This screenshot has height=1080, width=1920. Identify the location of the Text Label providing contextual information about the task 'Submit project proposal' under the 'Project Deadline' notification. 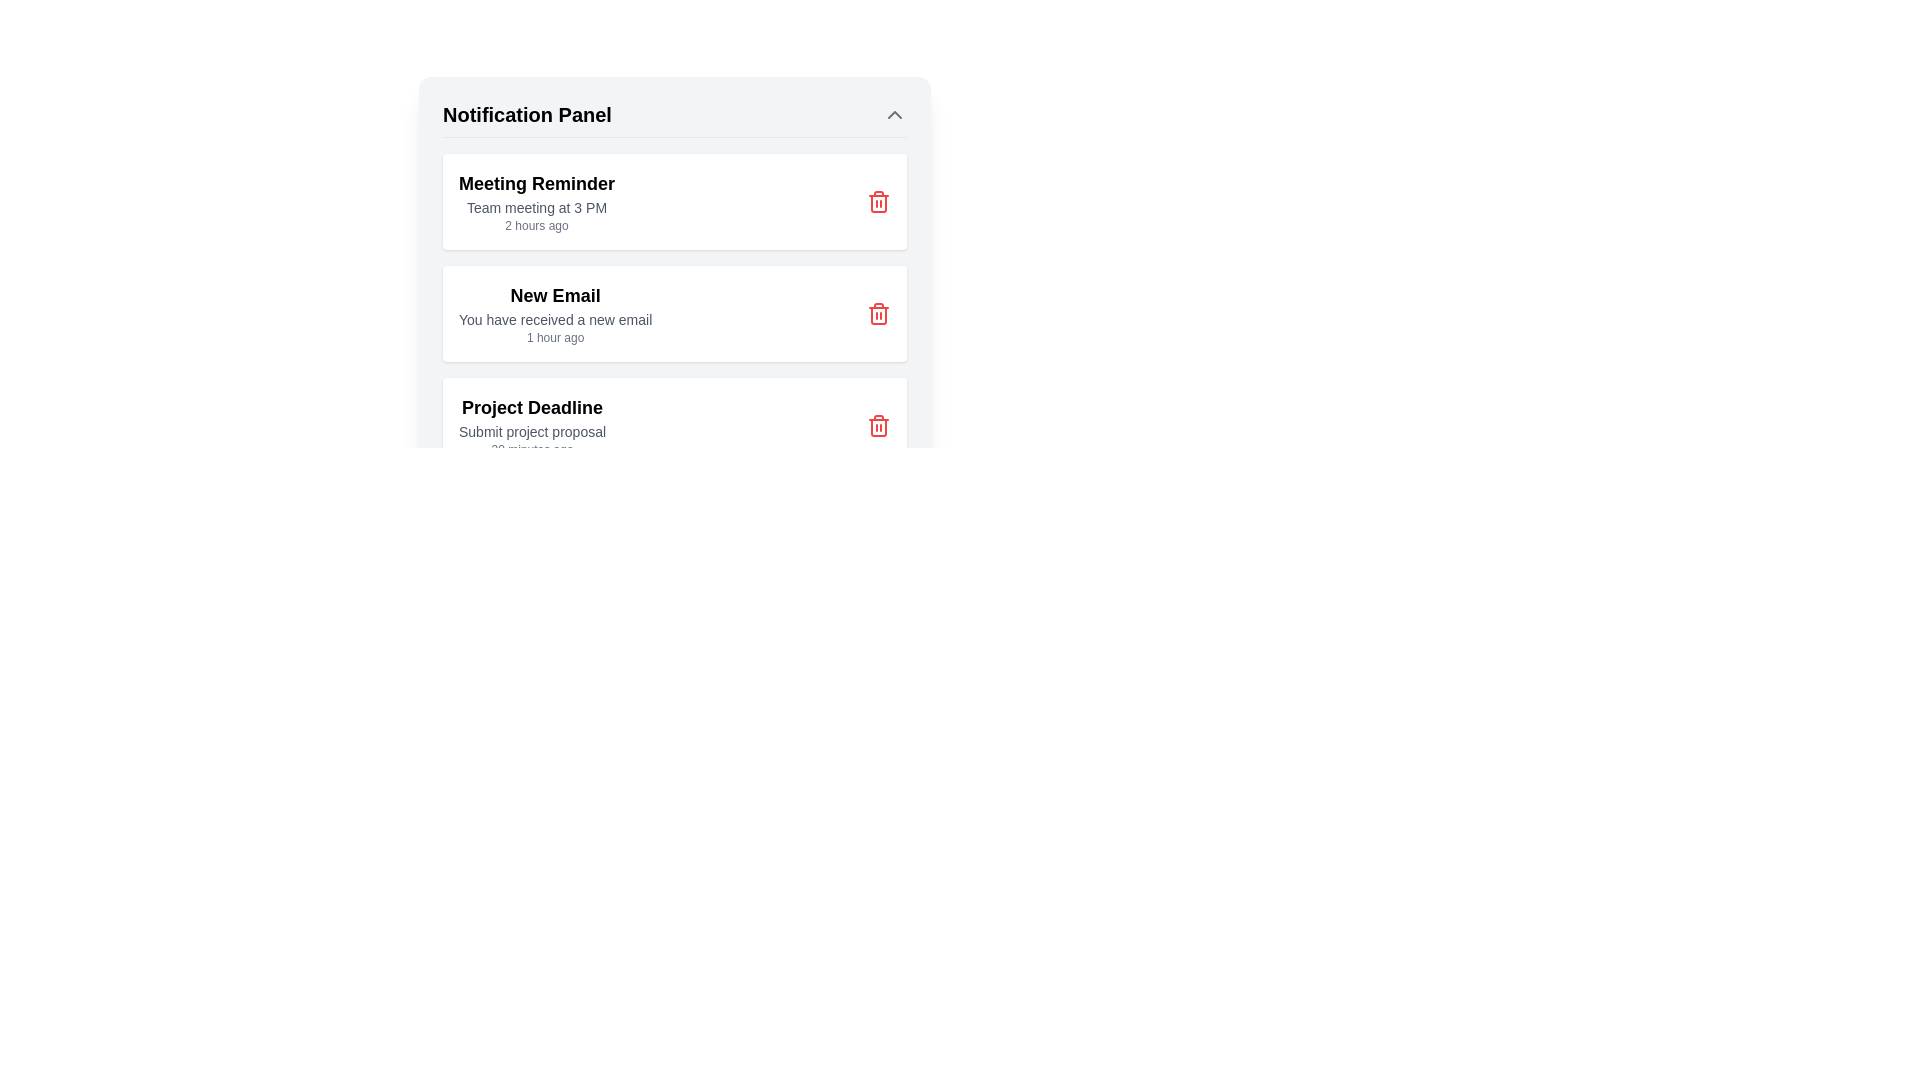
(532, 431).